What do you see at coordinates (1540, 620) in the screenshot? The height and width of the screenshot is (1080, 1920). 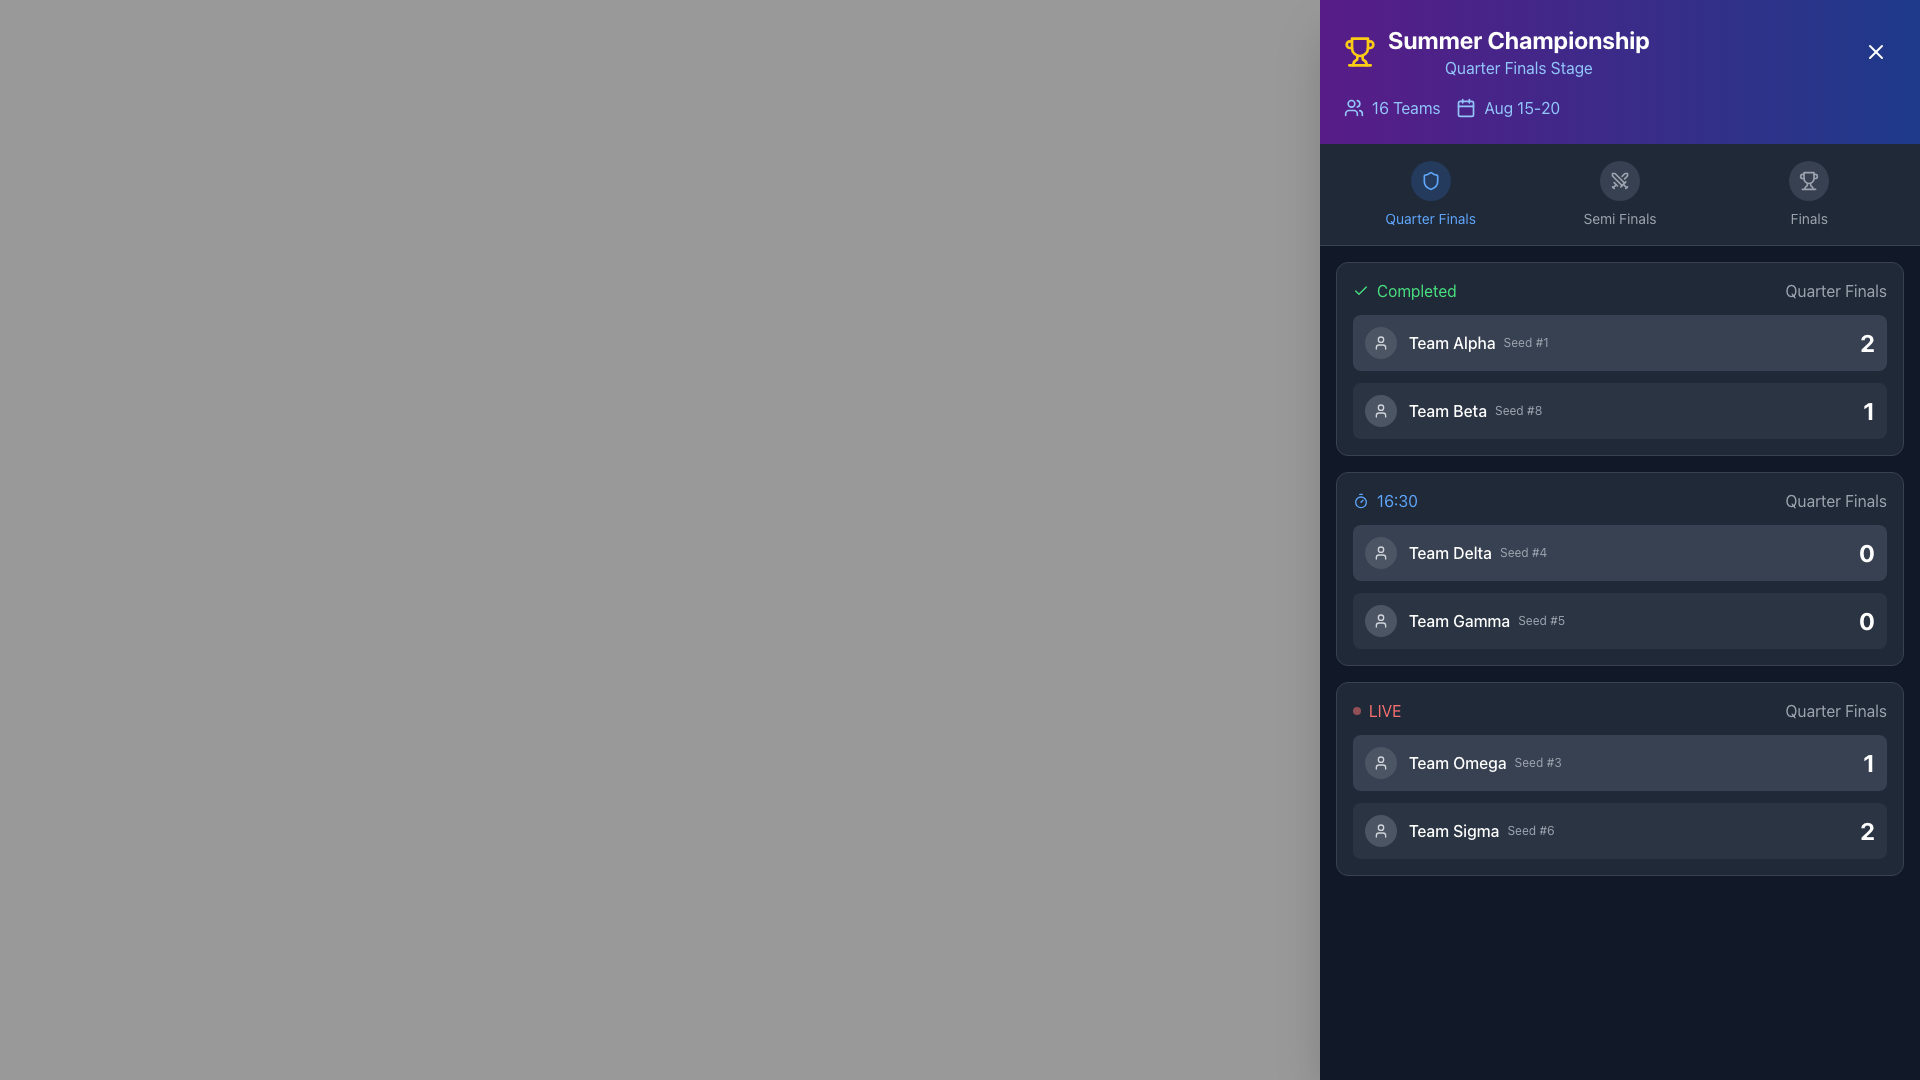 I see `text label displaying 'Seed #5' styled in gray, located to the right of 'Team Gamma' within the 'Quarter Finals' section` at bounding box center [1540, 620].